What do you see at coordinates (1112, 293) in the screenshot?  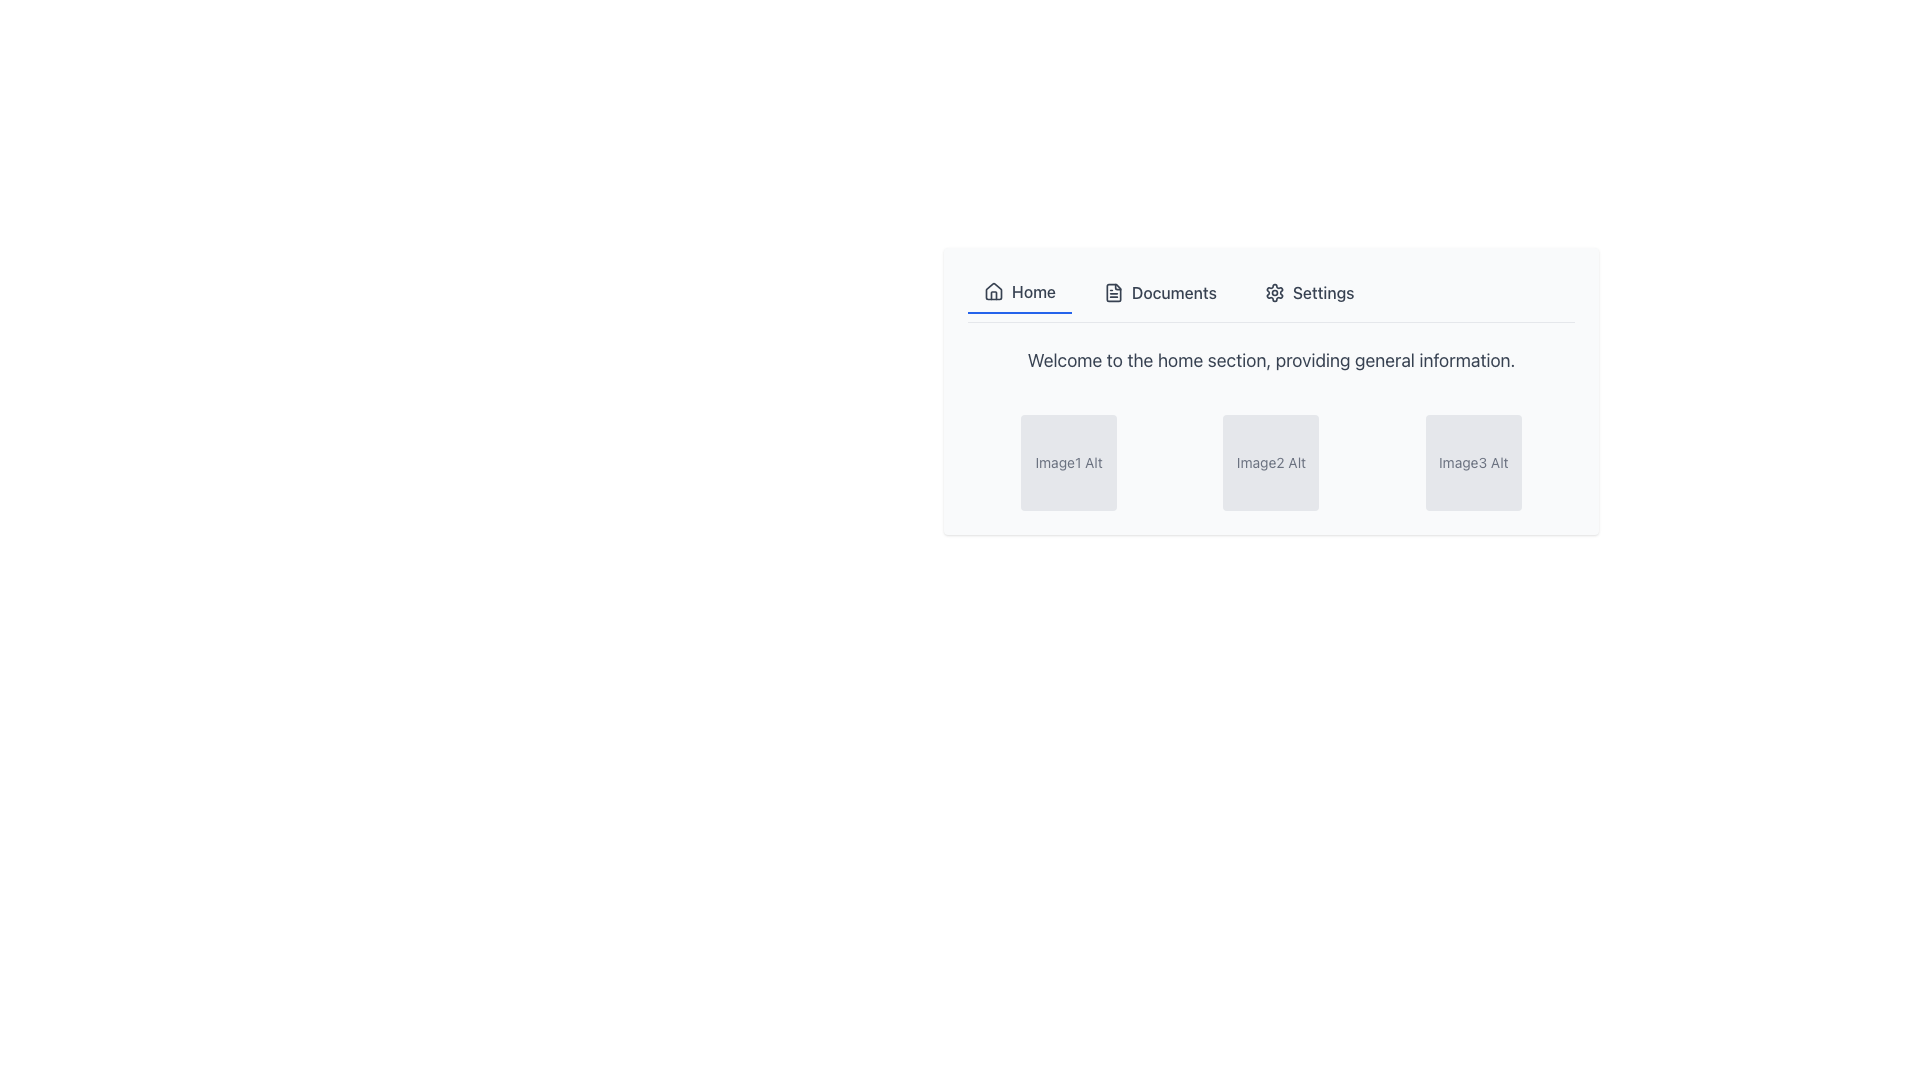 I see `the 'Documents' icon located on the navigation bar` at bounding box center [1112, 293].